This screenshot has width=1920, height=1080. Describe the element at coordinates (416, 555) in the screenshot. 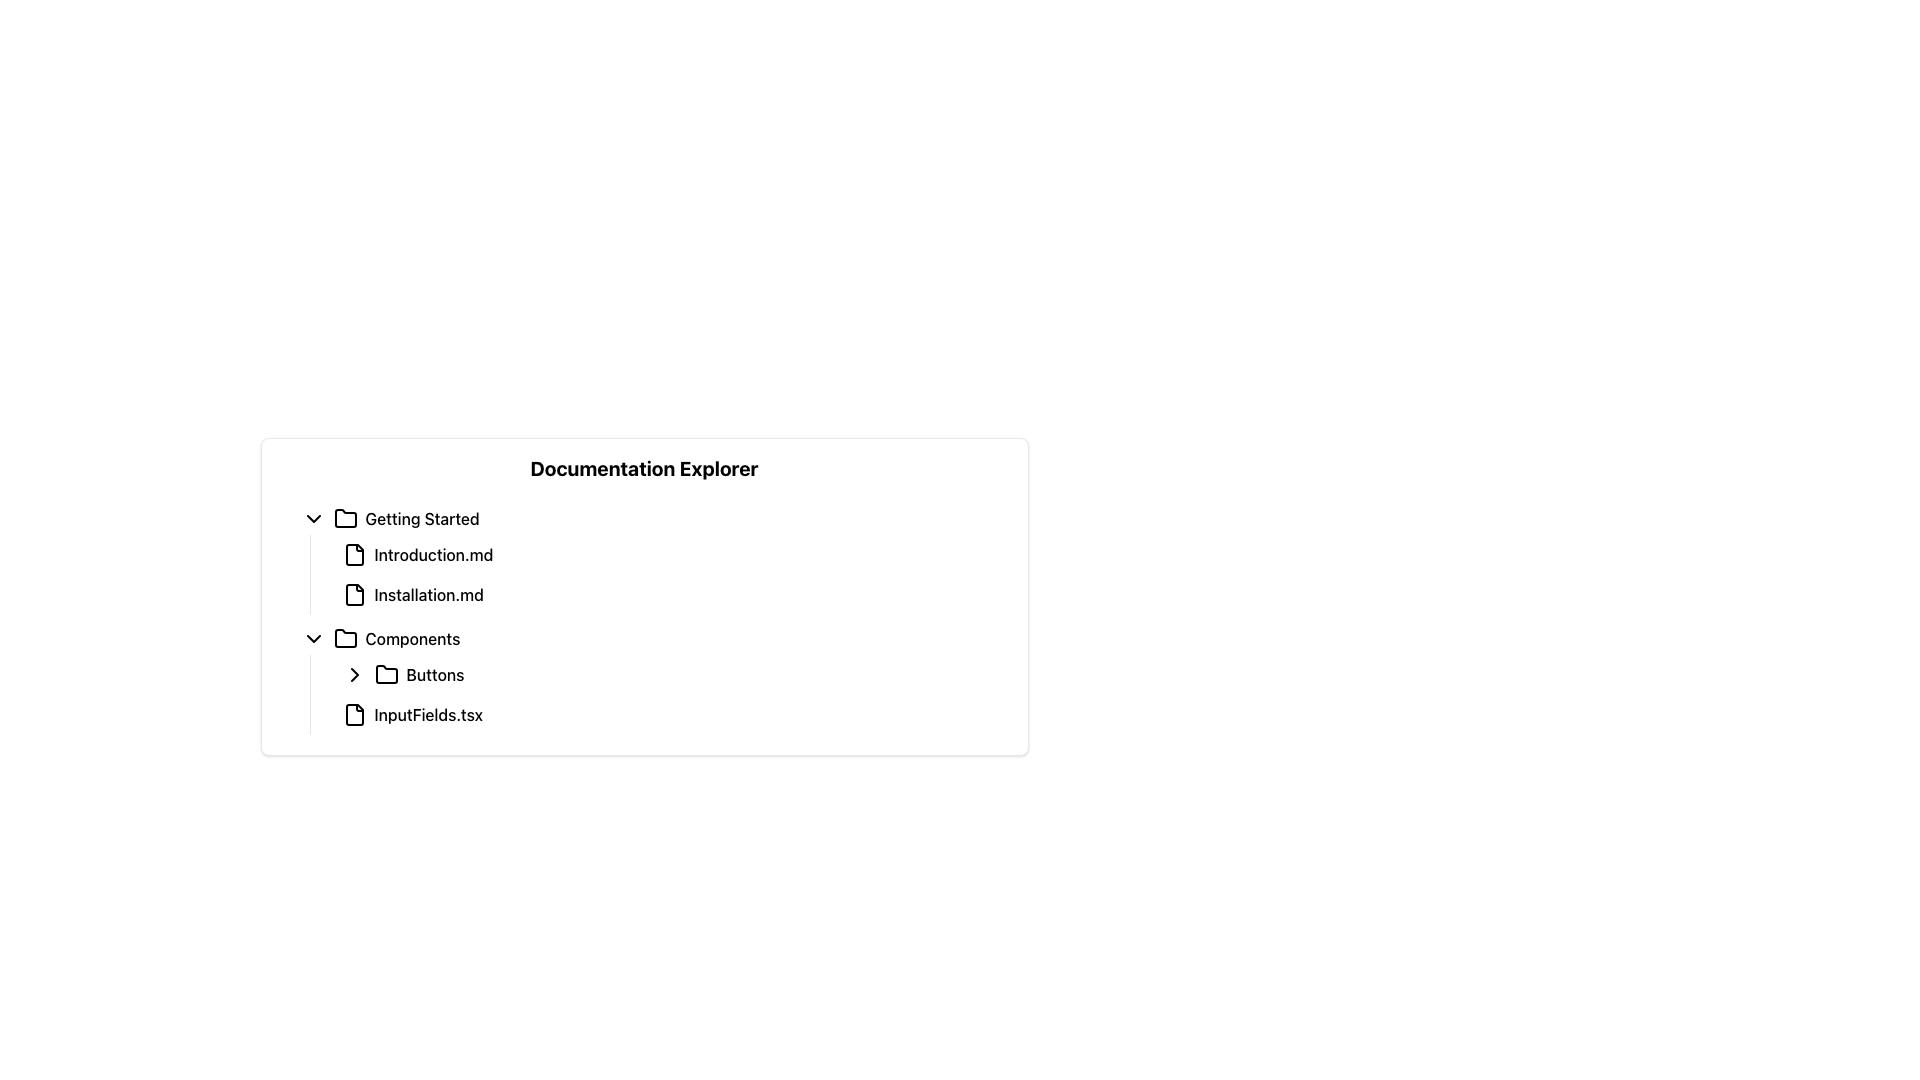

I see `the 'Introduction.md' Navigation Item, which is the first file listed under the 'Getting Started' section in the Documentation Explorer` at that location.